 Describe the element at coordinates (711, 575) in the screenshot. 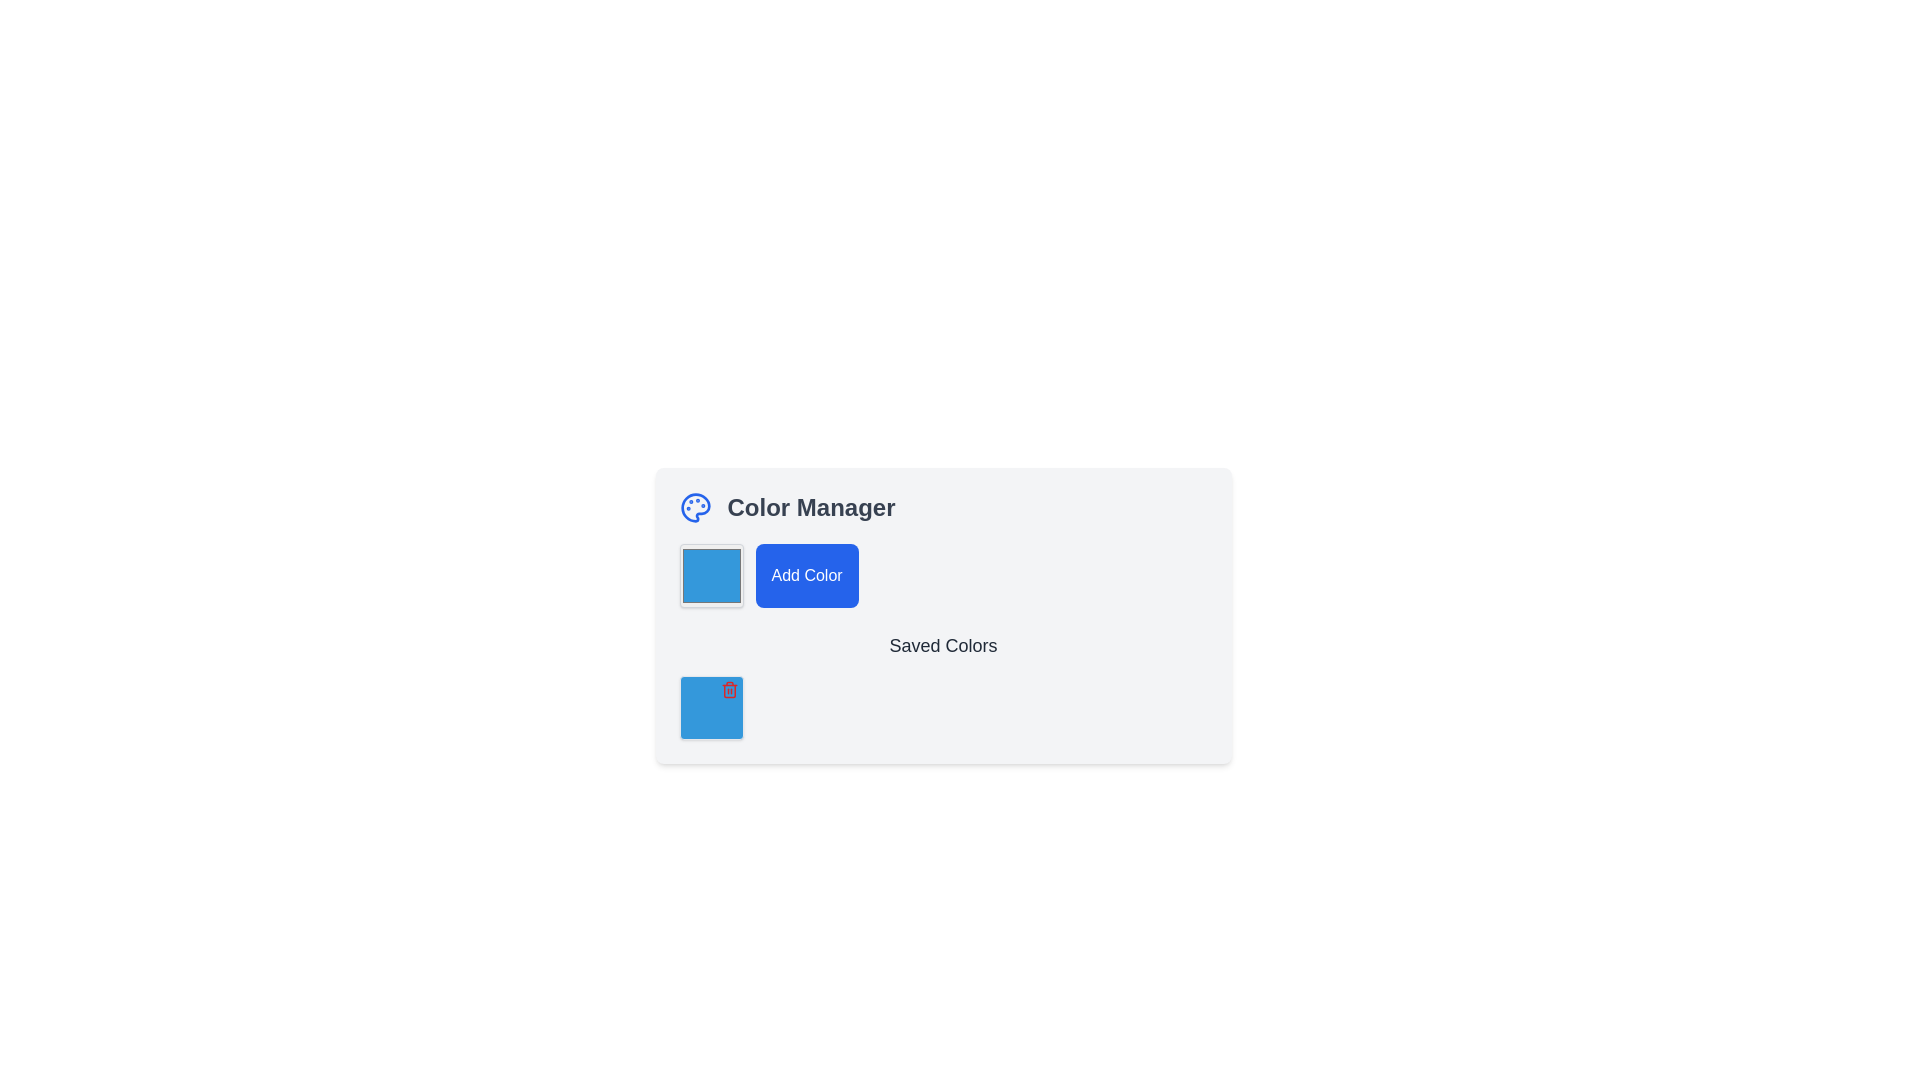

I see `the color swatch located` at that location.